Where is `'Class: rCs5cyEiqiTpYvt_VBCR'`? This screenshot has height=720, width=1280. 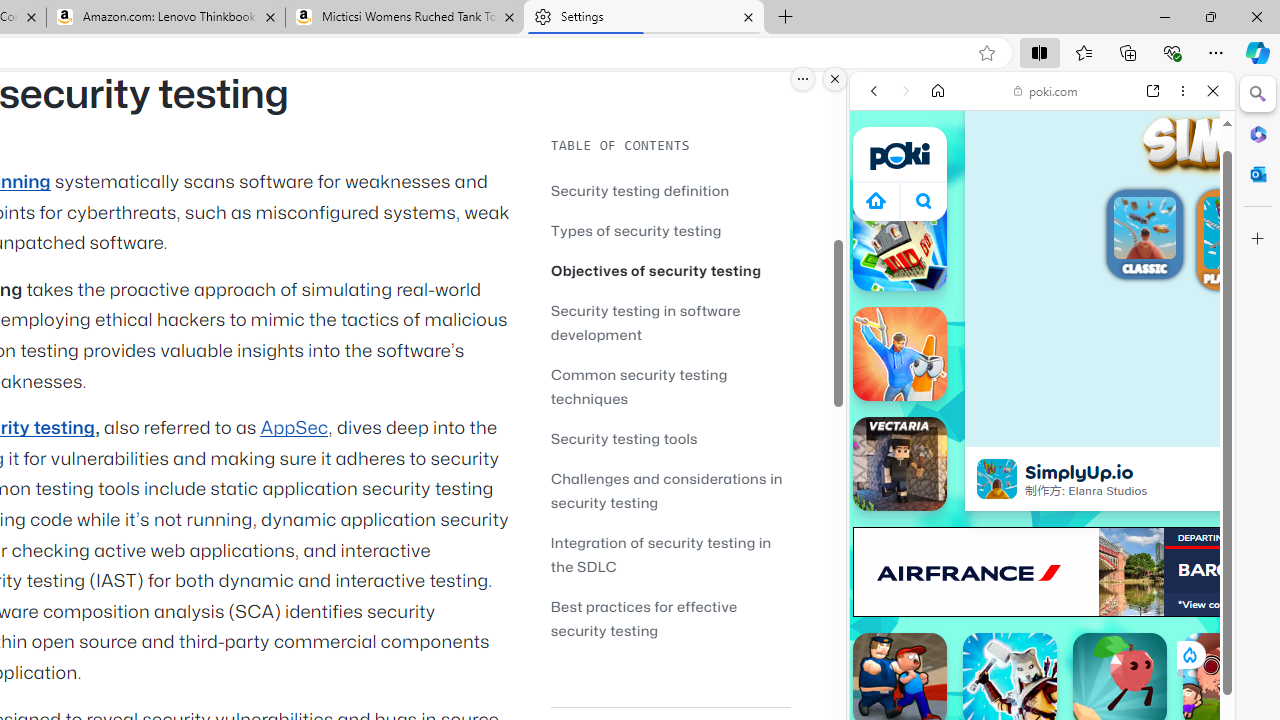 'Class: rCs5cyEiqiTpYvt_VBCR' is located at coordinates (1189, 654).